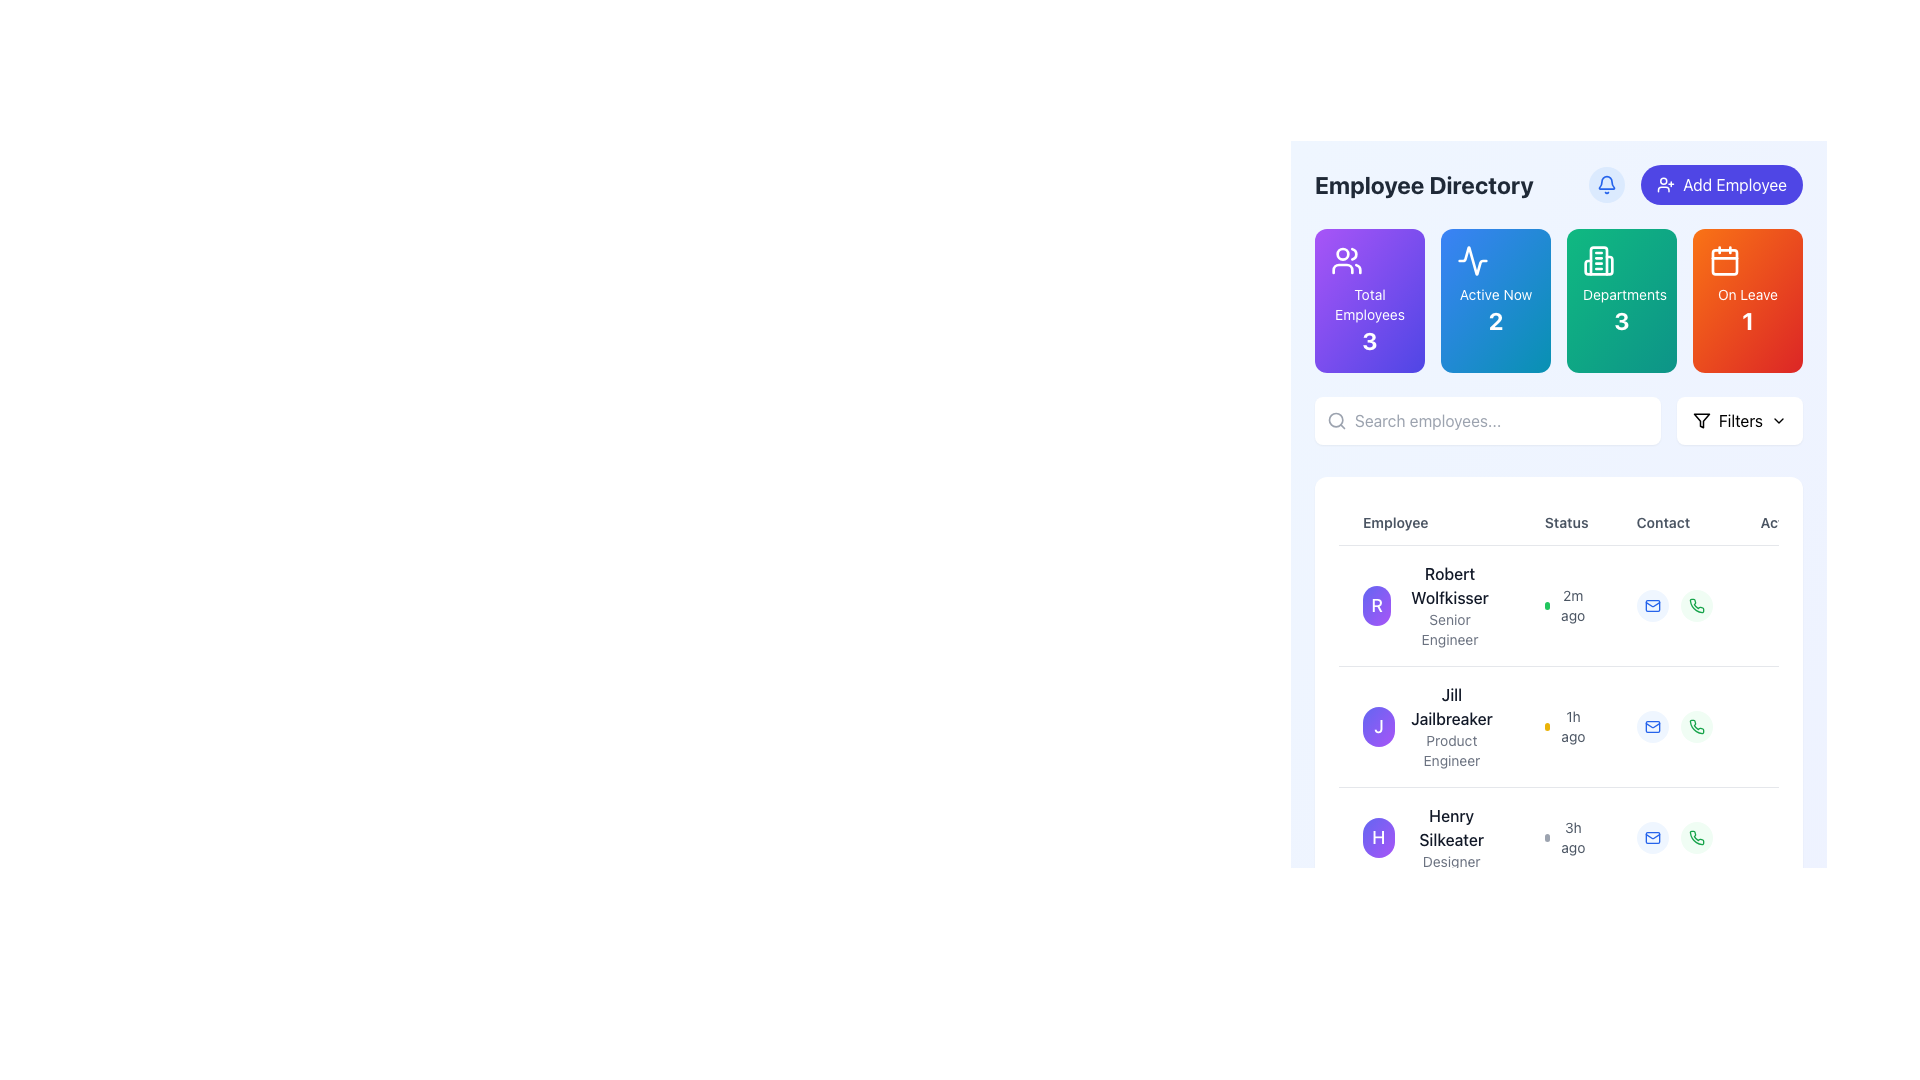  I want to click on the mail icon, which is a blue-colored envelope located in the 'Contact' column of the third row, so click(1652, 837).